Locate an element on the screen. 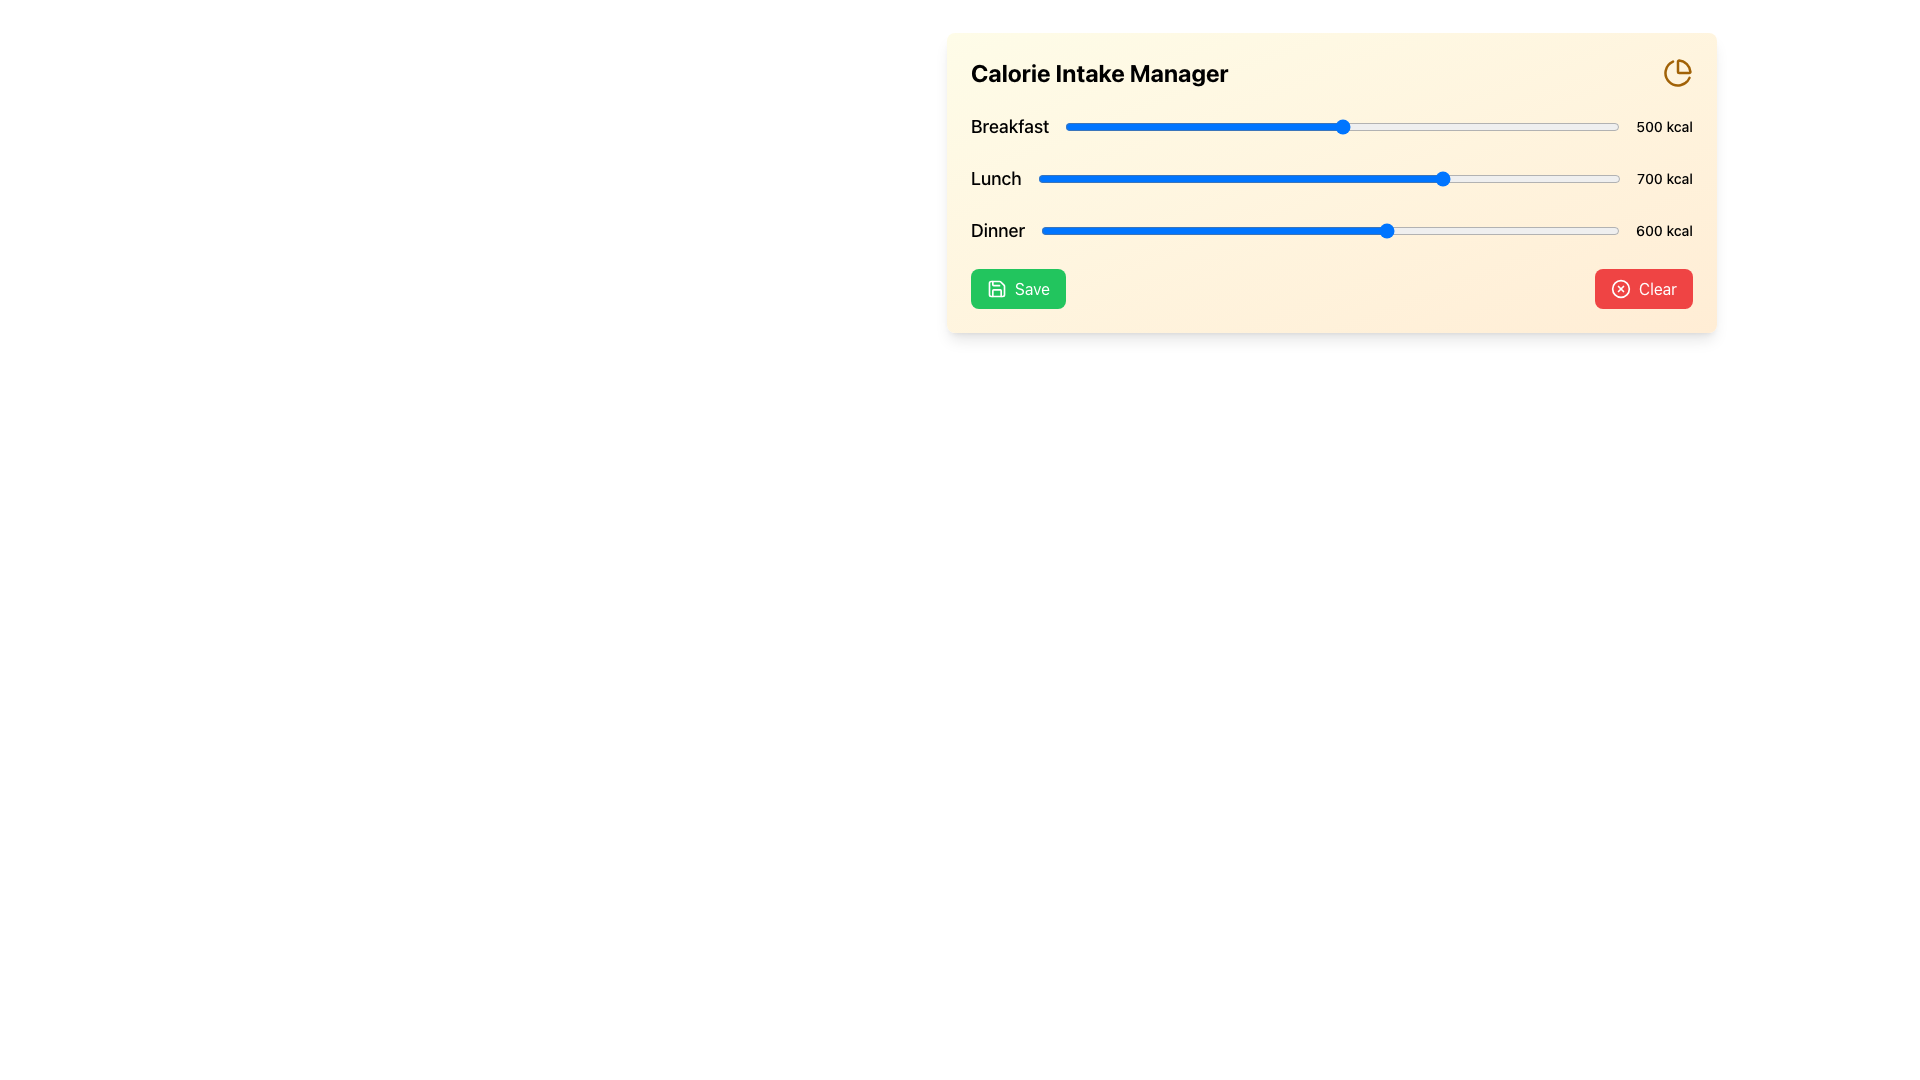 The image size is (1920, 1080). the lunch kcal value is located at coordinates (1154, 177).